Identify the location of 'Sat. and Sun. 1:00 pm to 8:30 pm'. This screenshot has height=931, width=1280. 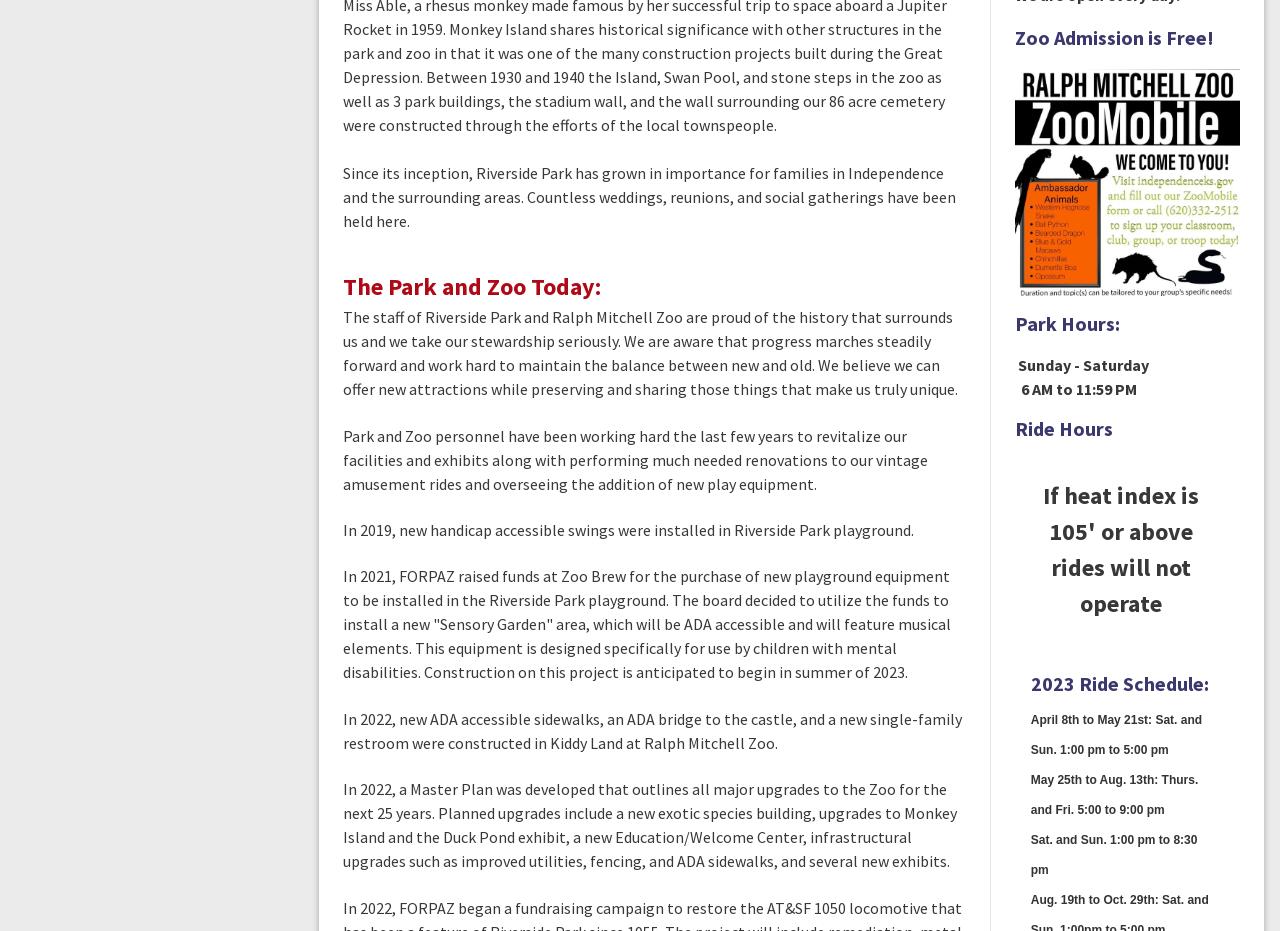
(1030, 854).